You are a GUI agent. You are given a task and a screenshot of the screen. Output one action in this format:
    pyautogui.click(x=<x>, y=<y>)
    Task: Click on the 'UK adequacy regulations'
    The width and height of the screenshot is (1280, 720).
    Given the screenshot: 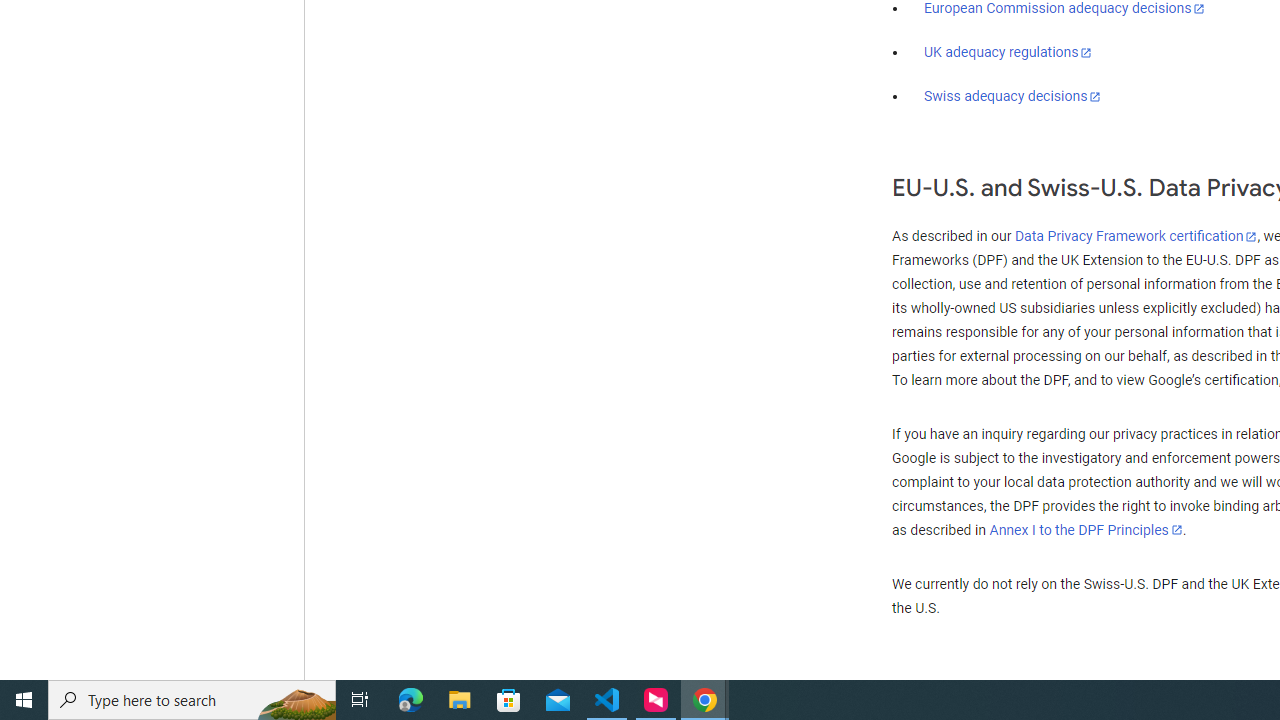 What is the action you would take?
    pyautogui.click(x=1008, y=51)
    